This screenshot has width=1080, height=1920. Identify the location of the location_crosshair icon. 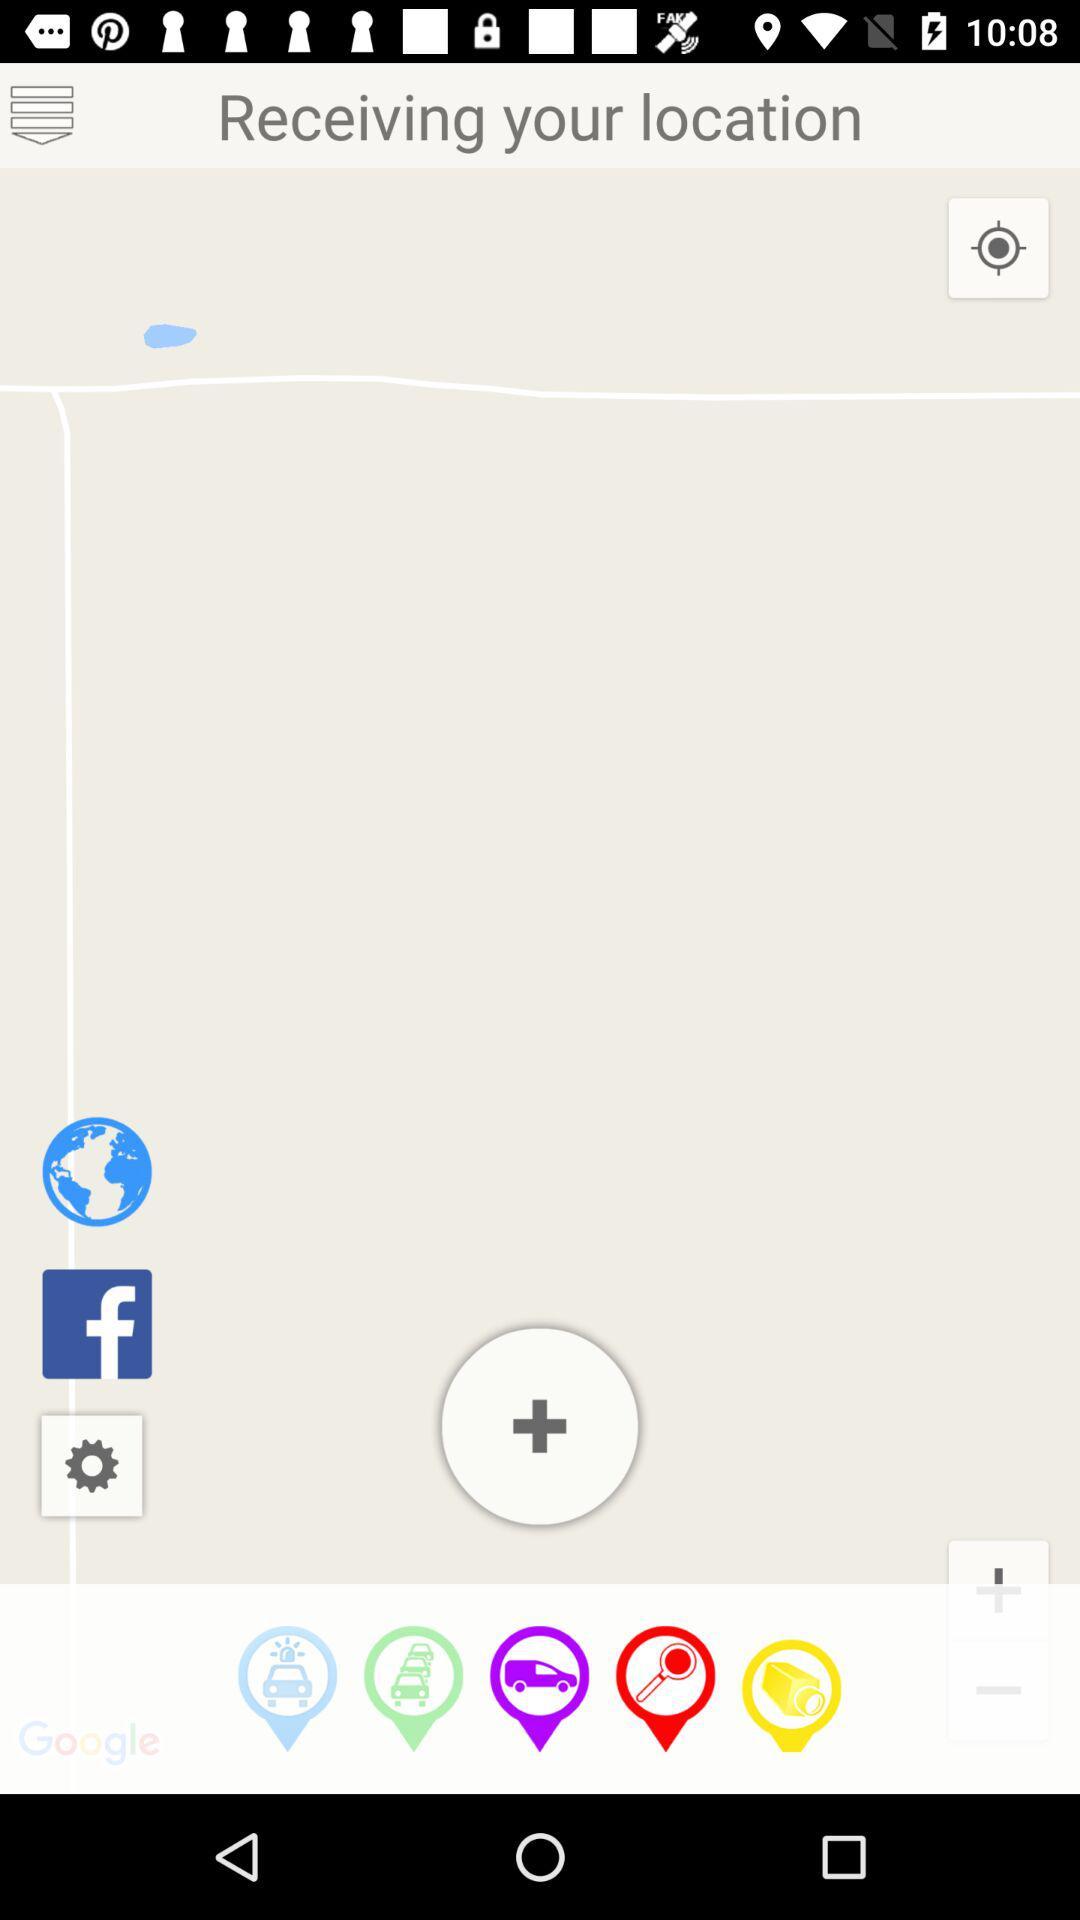
(998, 248).